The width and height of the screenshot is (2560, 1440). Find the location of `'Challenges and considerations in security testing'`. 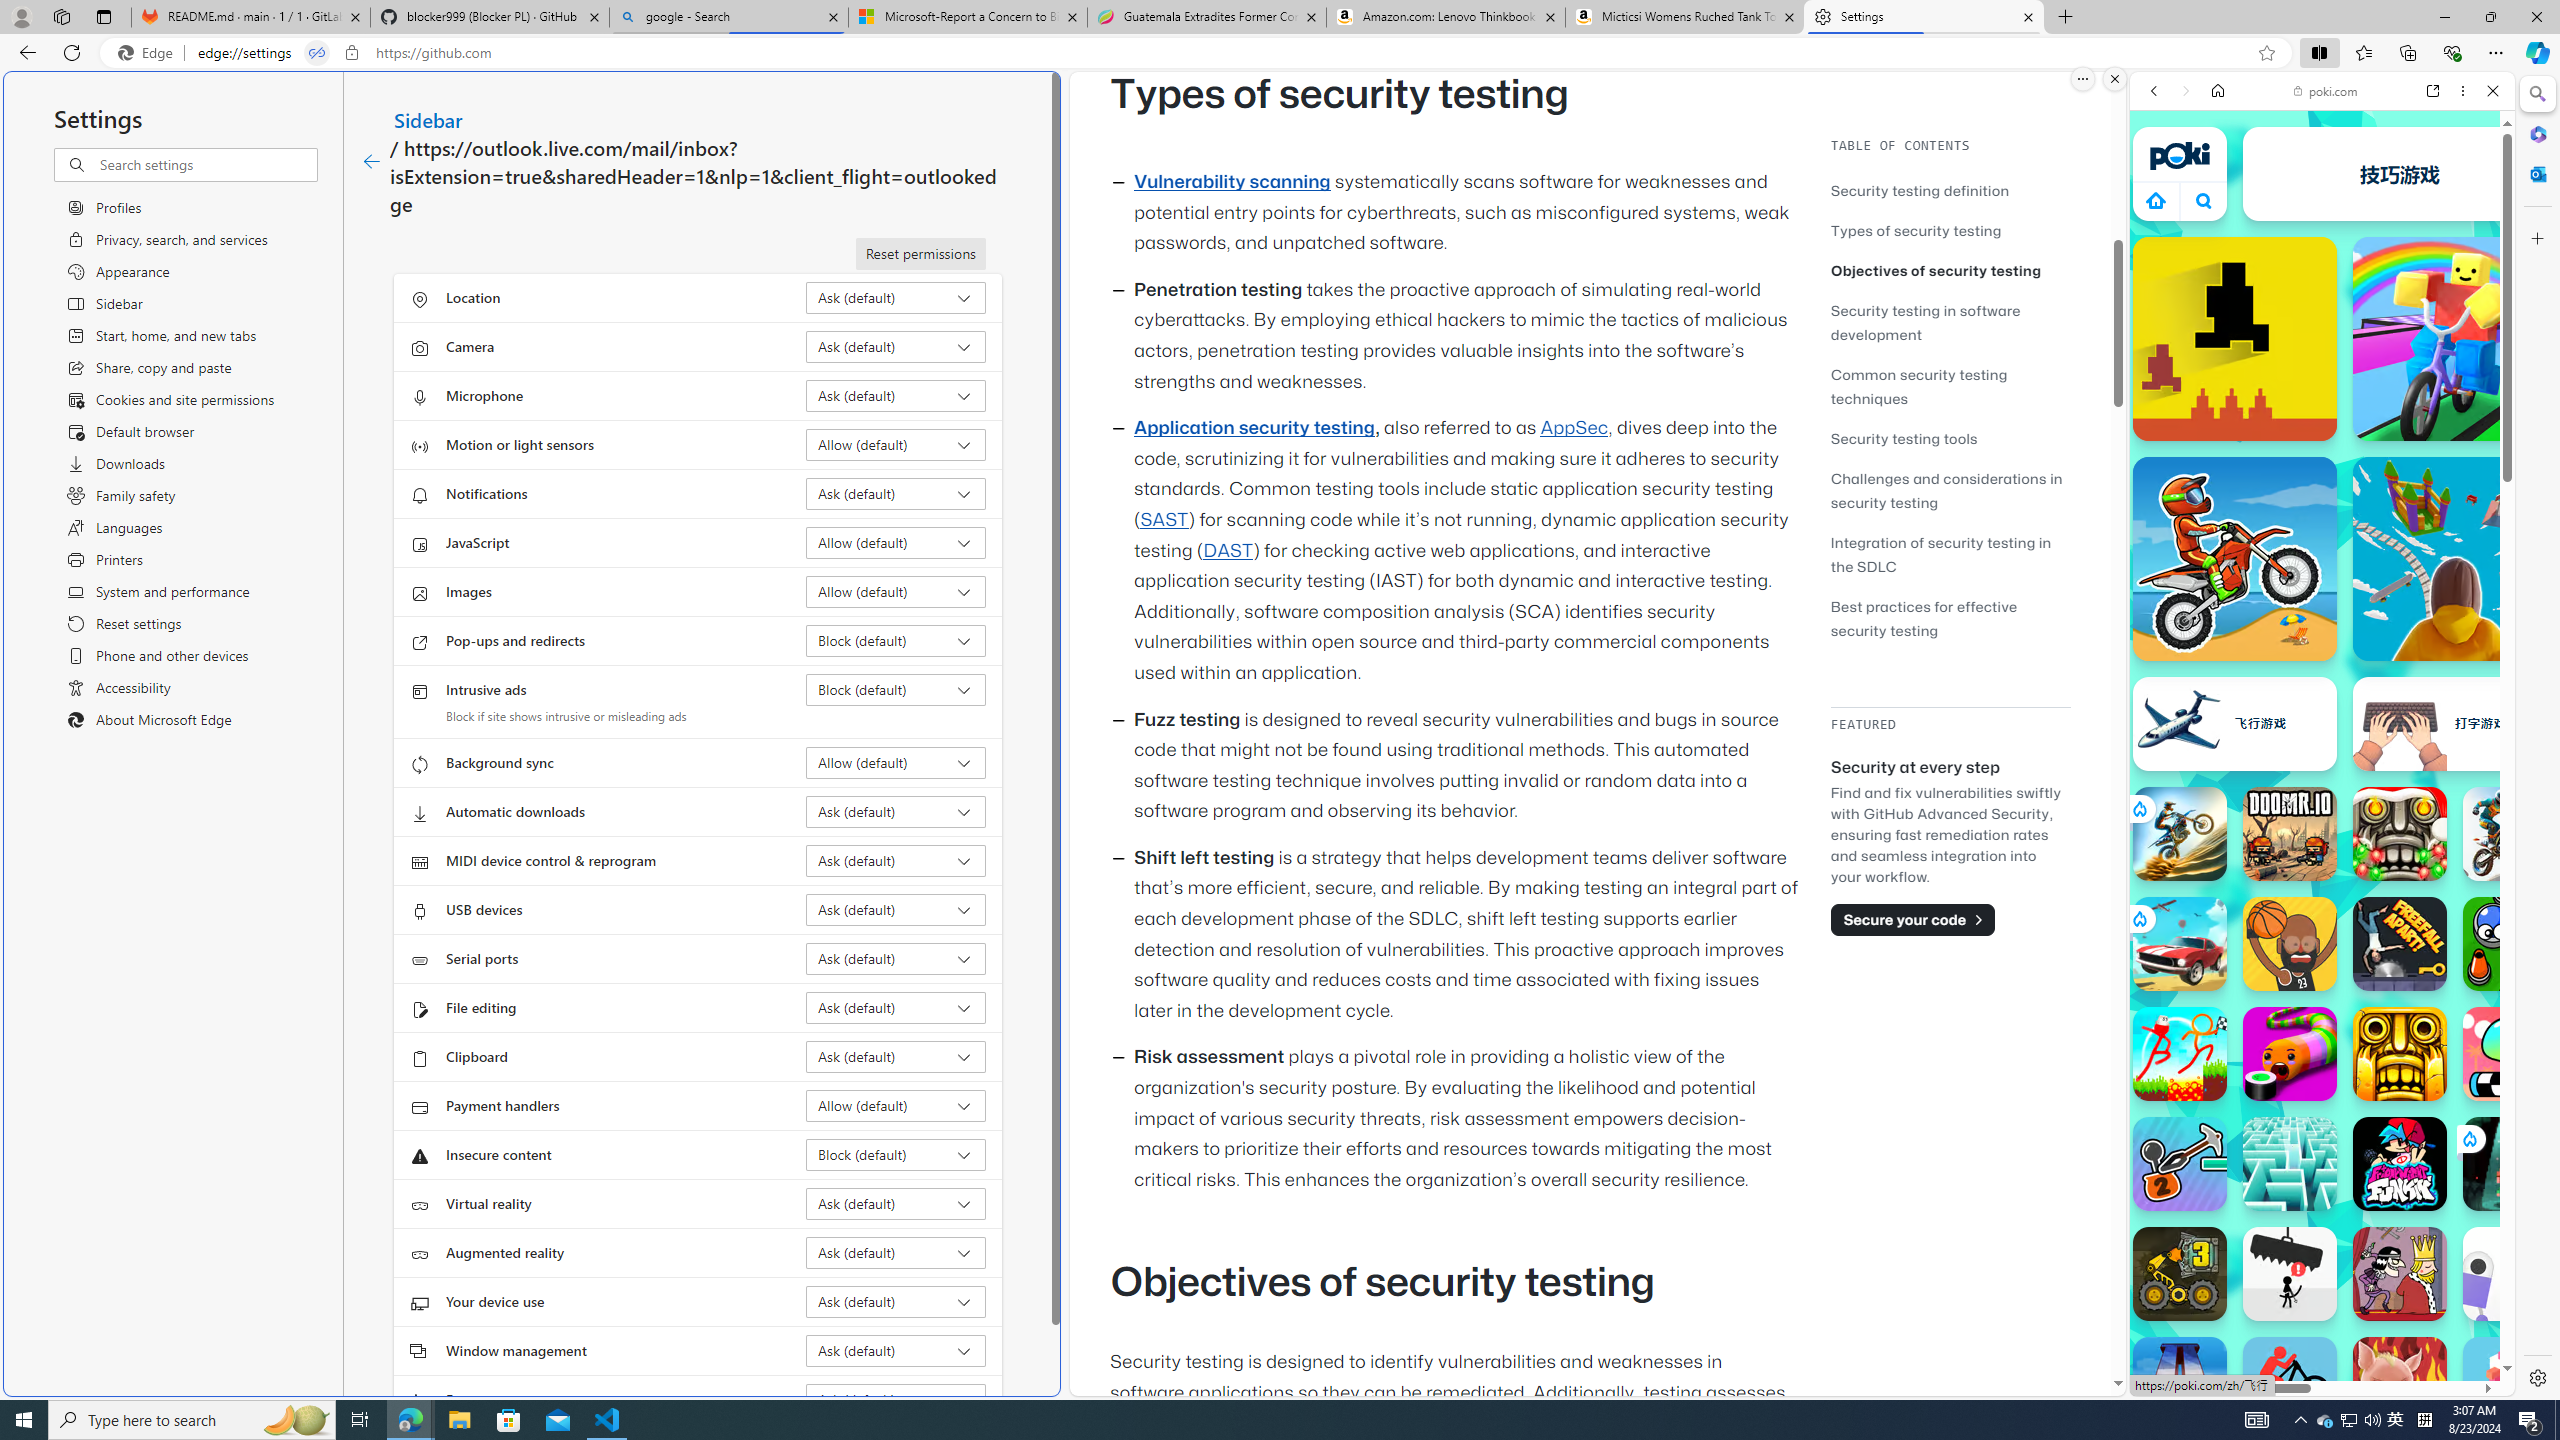

'Challenges and considerations in security testing' is located at coordinates (1945, 490).